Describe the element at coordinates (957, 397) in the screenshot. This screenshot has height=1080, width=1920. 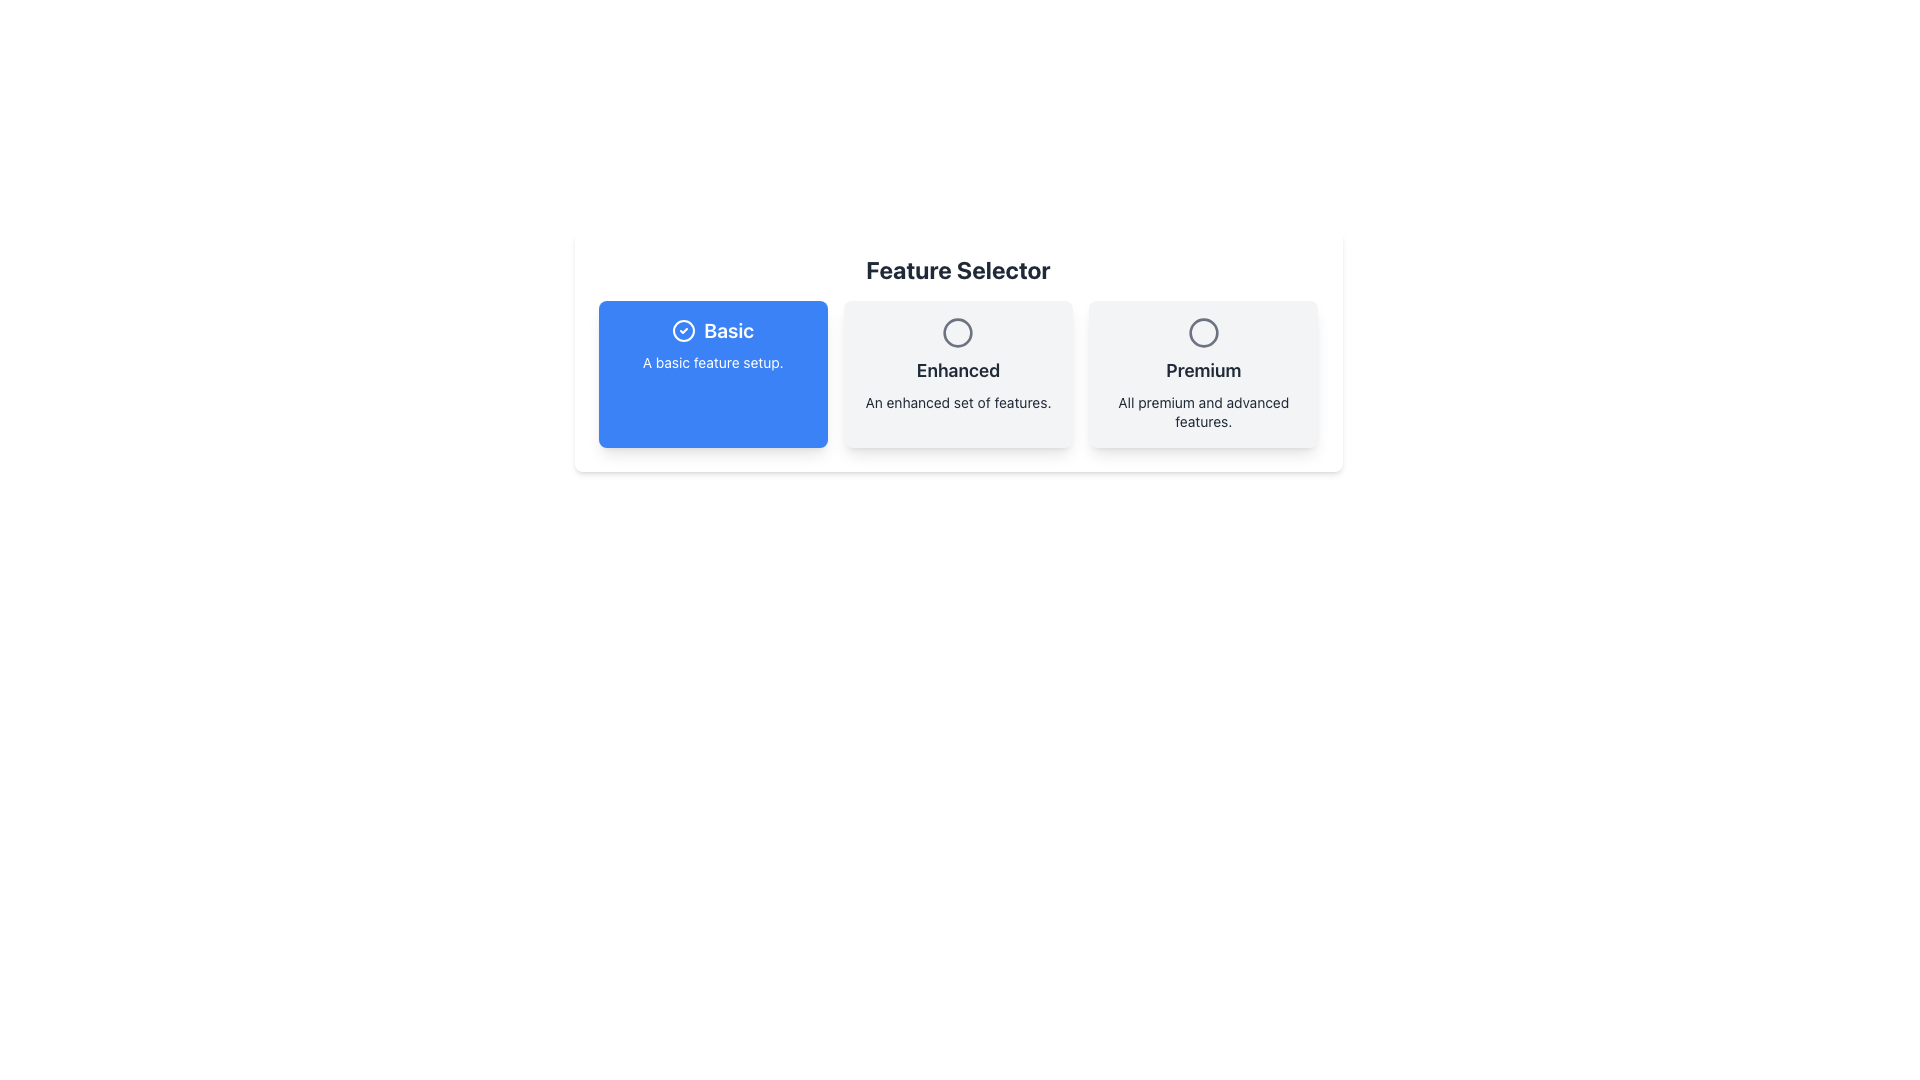
I see `the feature selector modal to choose a feature level among Basic, Enhanced, and Premium options` at that location.